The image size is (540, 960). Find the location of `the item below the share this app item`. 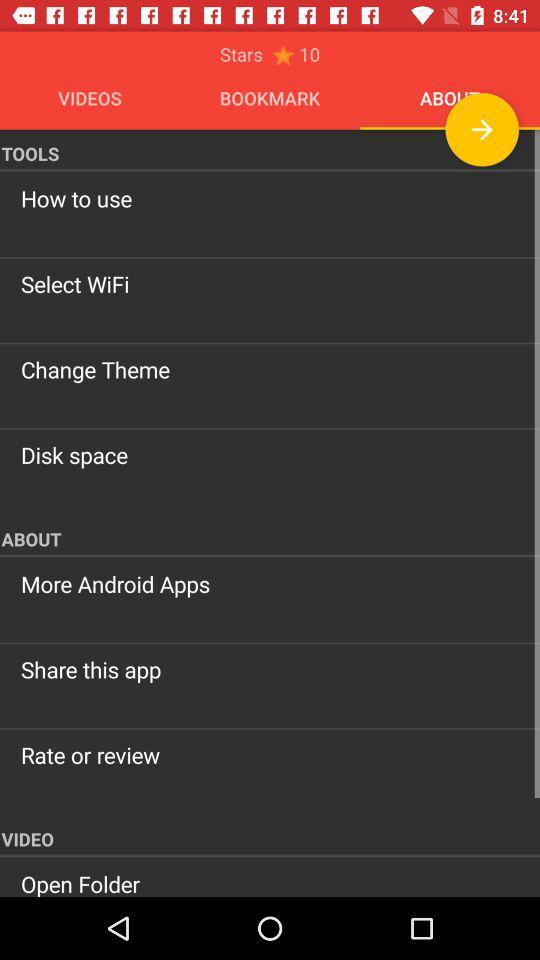

the item below the share this app item is located at coordinates (270, 754).